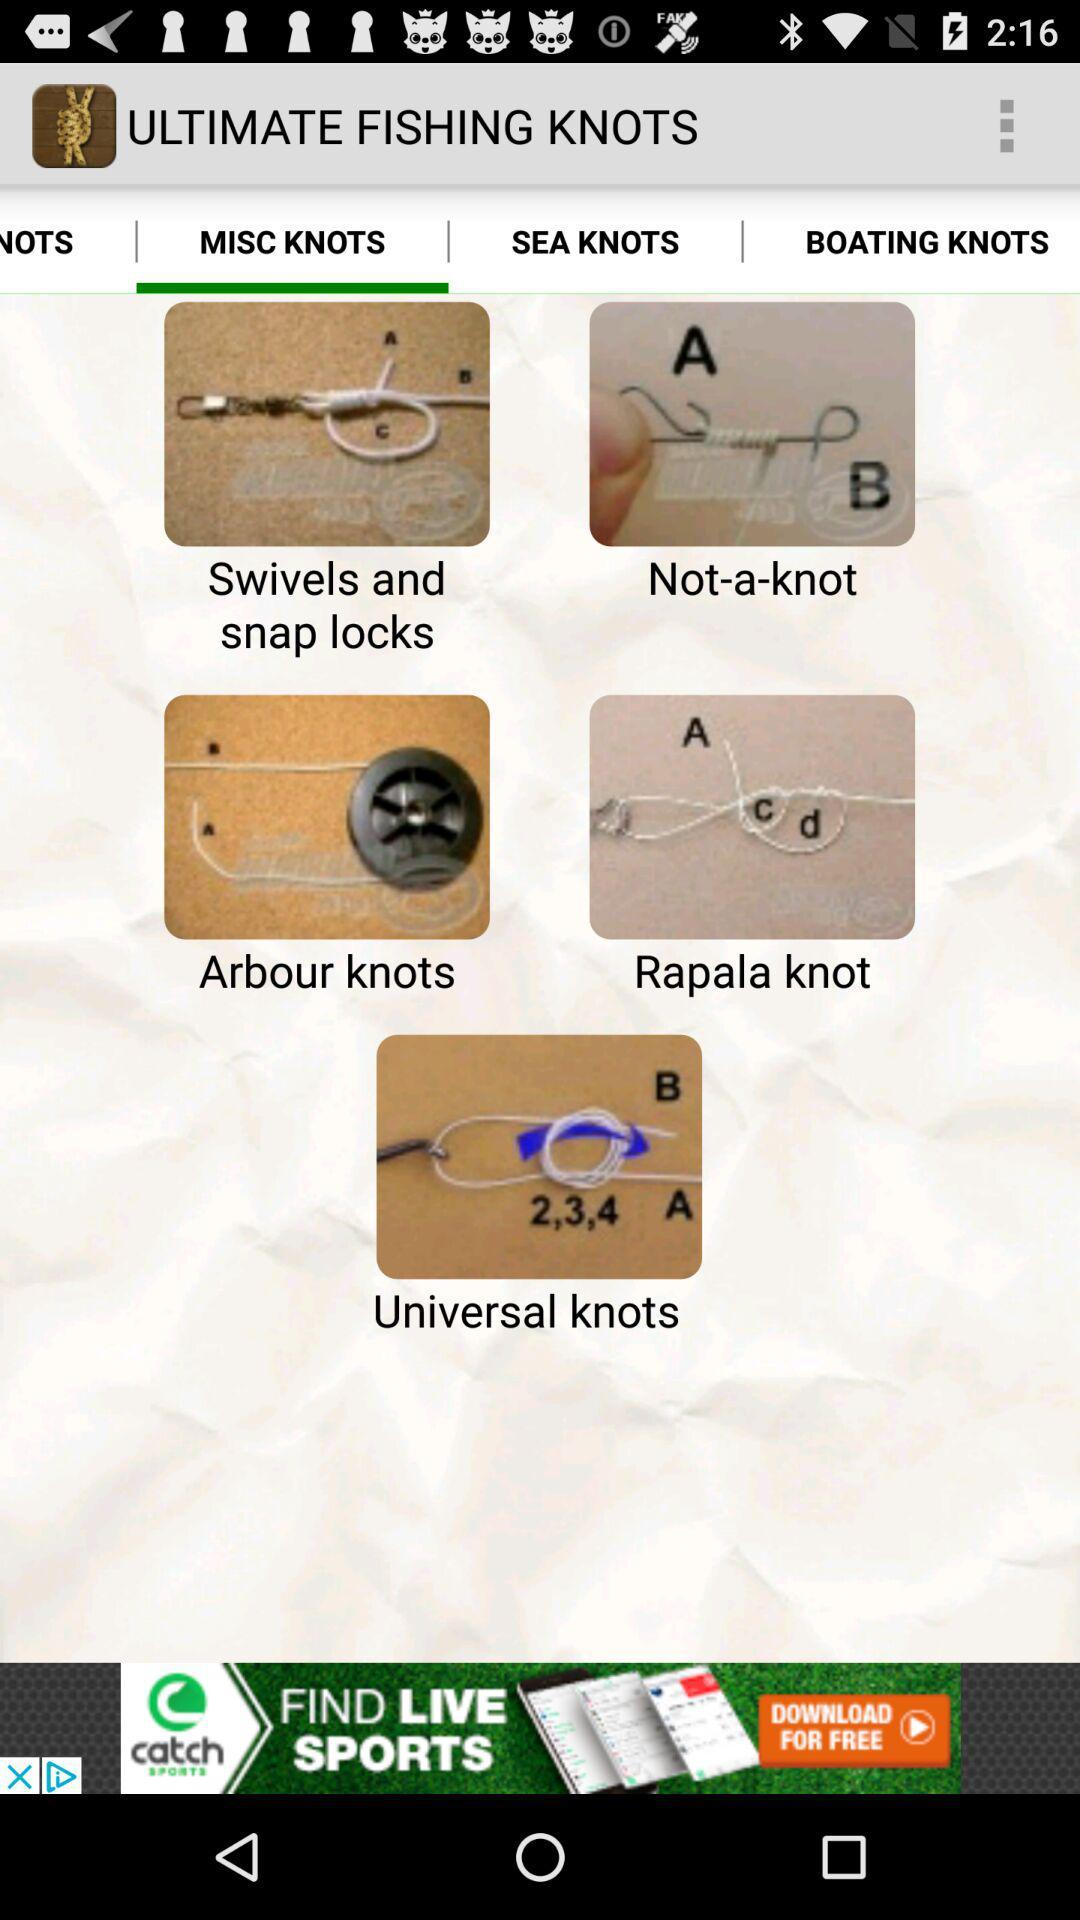 Image resolution: width=1080 pixels, height=1920 pixels. I want to click on advertisement, so click(540, 1727).